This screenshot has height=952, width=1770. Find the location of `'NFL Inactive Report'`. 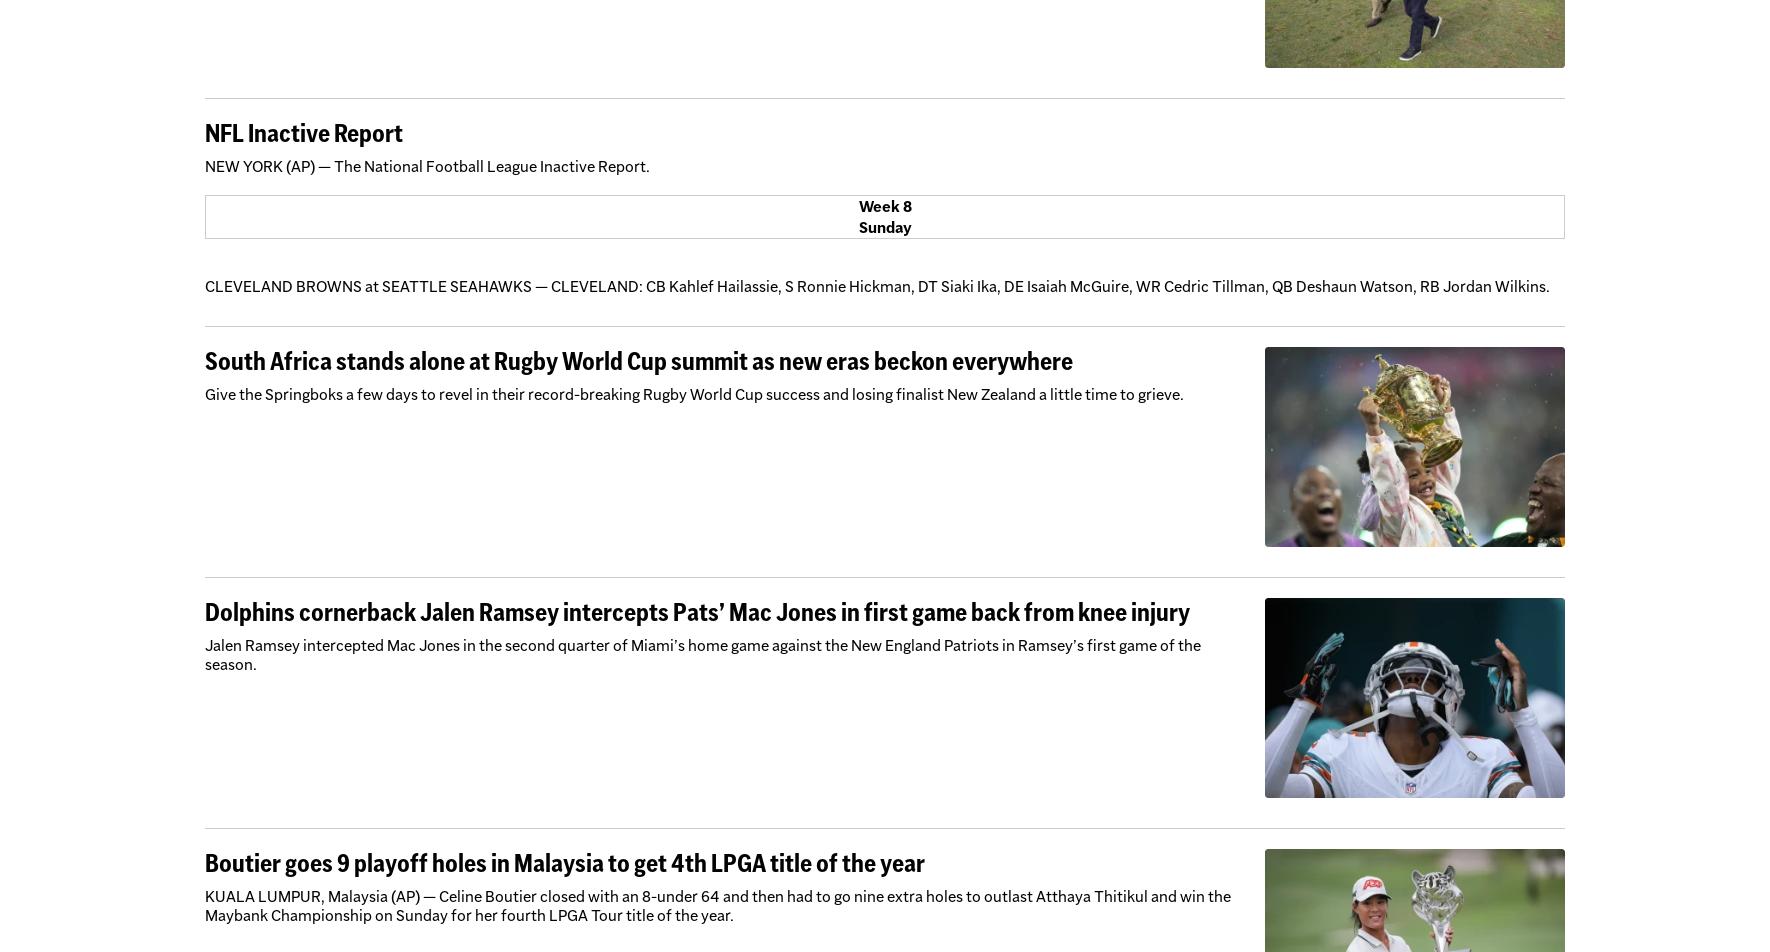

'NFL Inactive Report' is located at coordinates (303, 132).